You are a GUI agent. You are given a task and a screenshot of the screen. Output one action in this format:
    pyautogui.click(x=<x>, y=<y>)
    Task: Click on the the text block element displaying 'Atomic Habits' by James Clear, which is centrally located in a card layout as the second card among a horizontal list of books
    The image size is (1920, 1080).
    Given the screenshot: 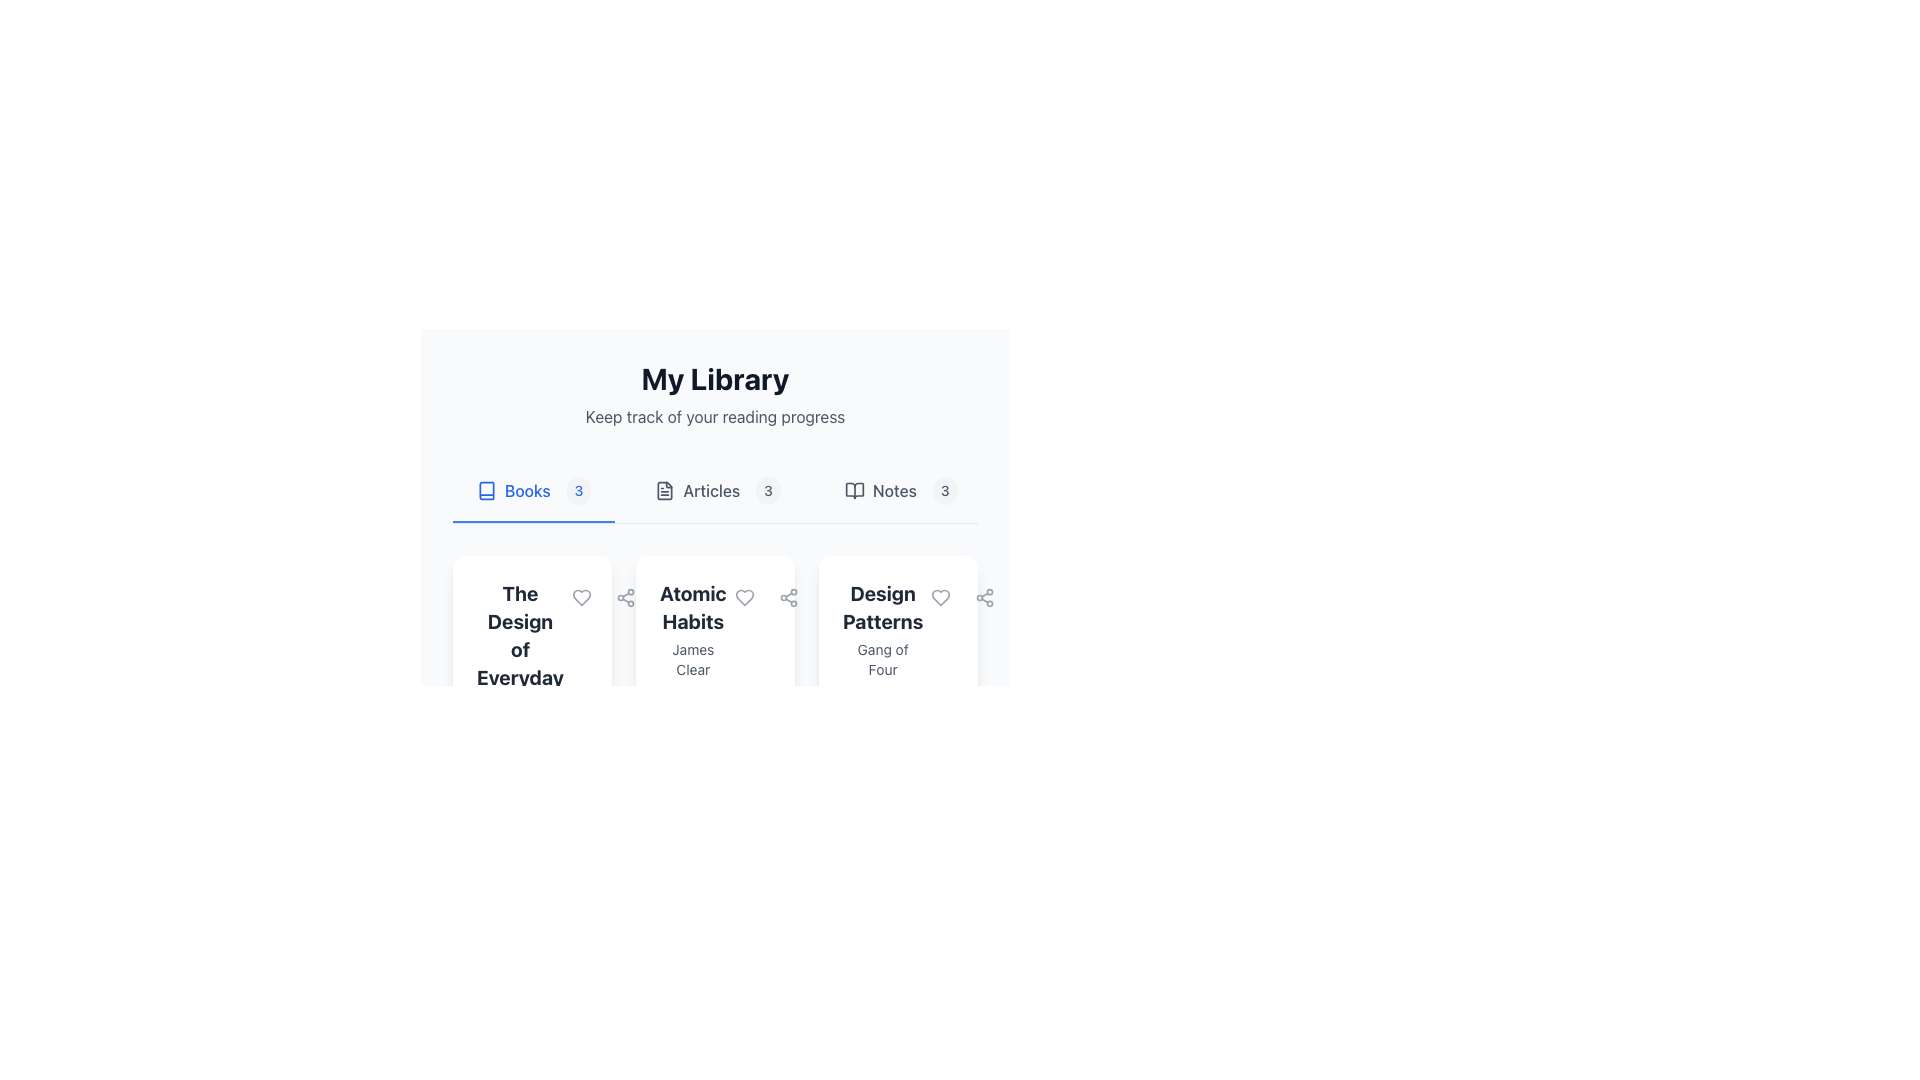 What is the action you would take?
    pyautogui.click(x=693, y=628)
    